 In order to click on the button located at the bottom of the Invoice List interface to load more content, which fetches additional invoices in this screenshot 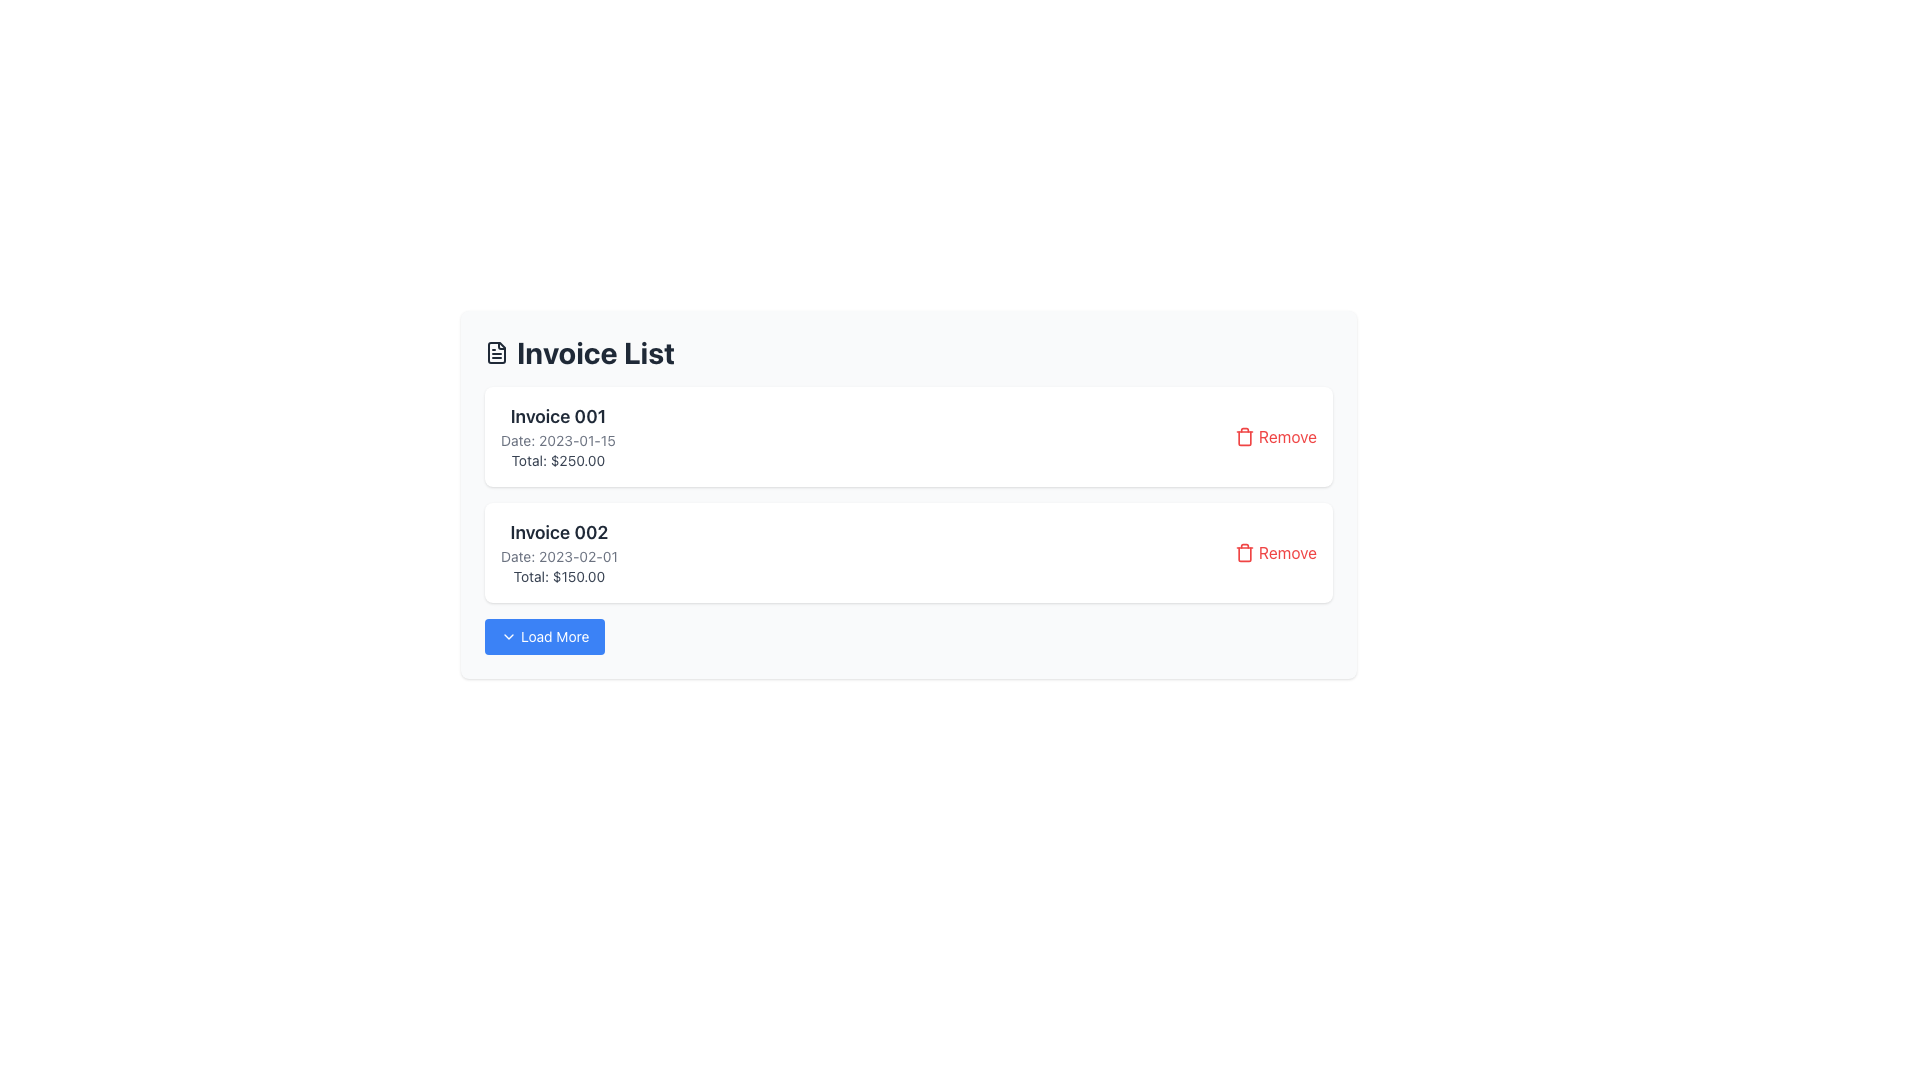, I will do `click(545, 636)`.